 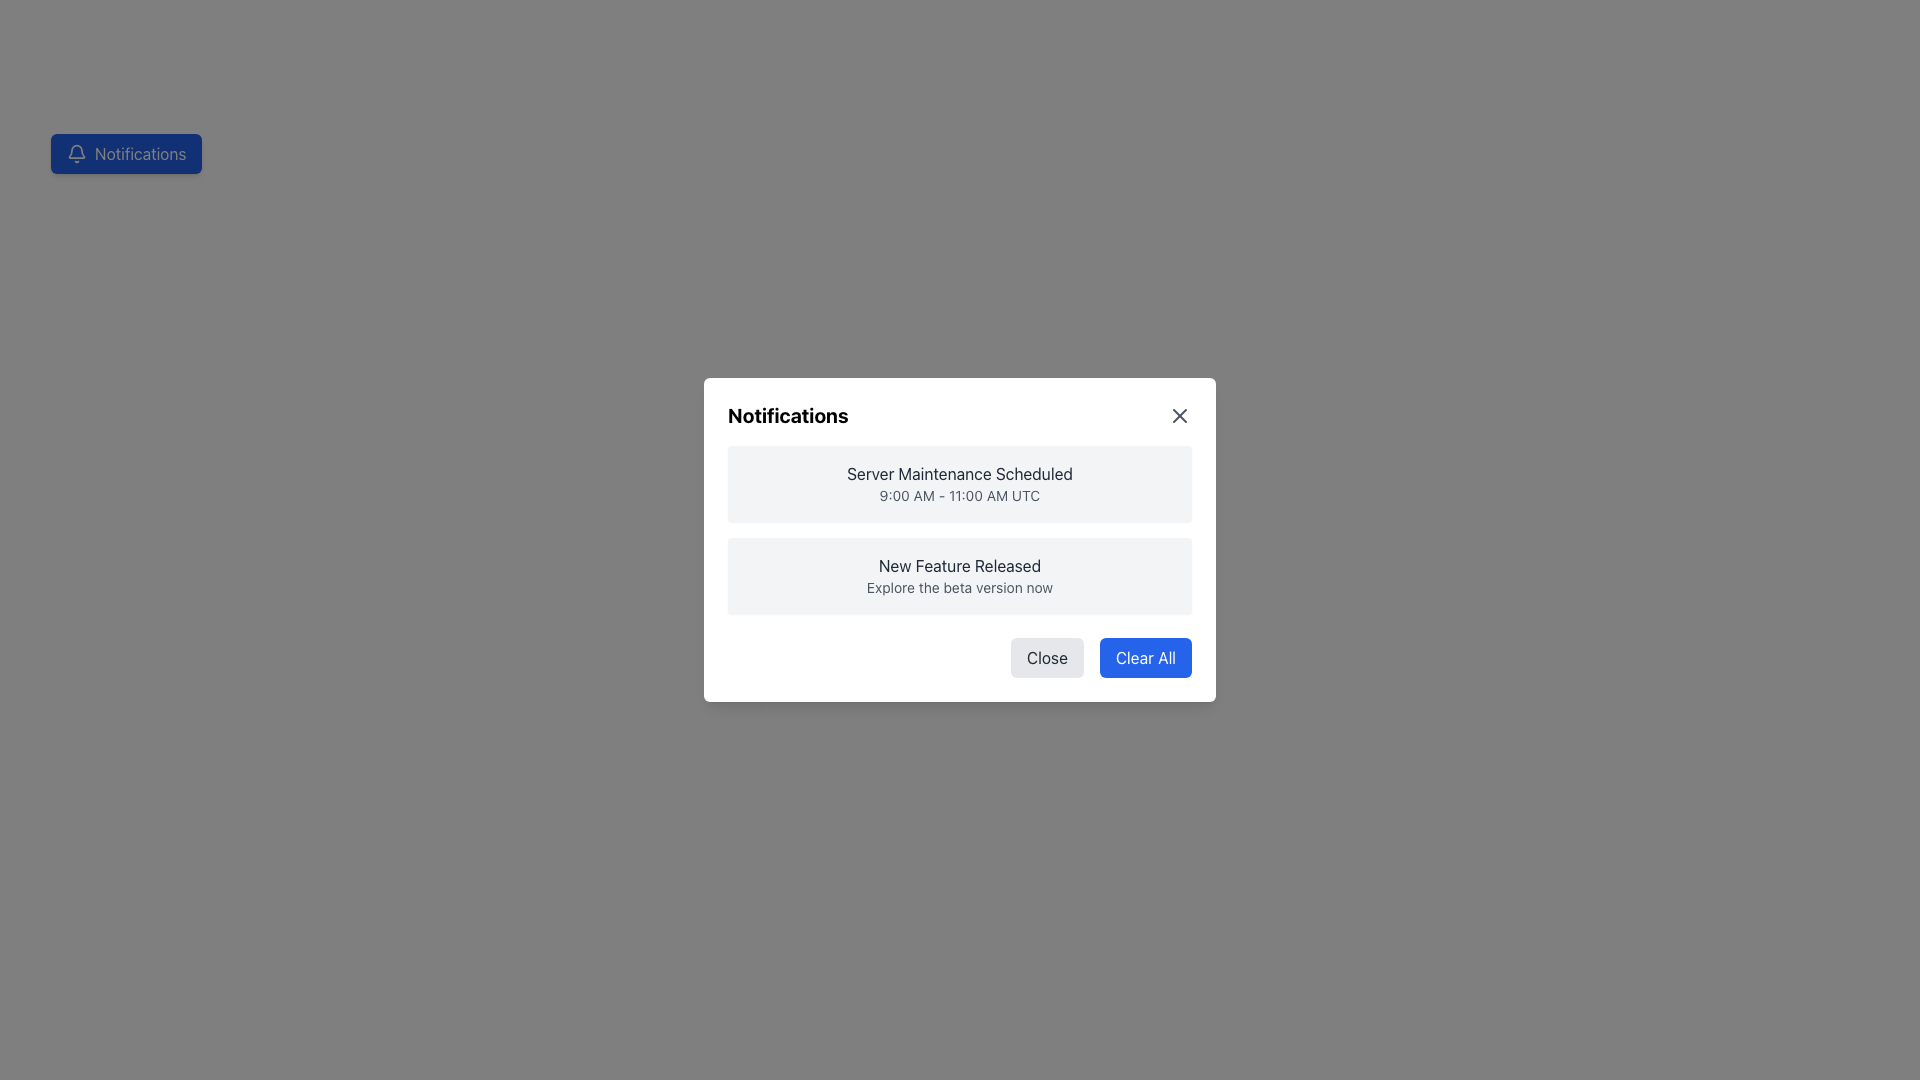 I want to click on the notifications button located at the top-left corner of the interface, so click(x=125, y=153).